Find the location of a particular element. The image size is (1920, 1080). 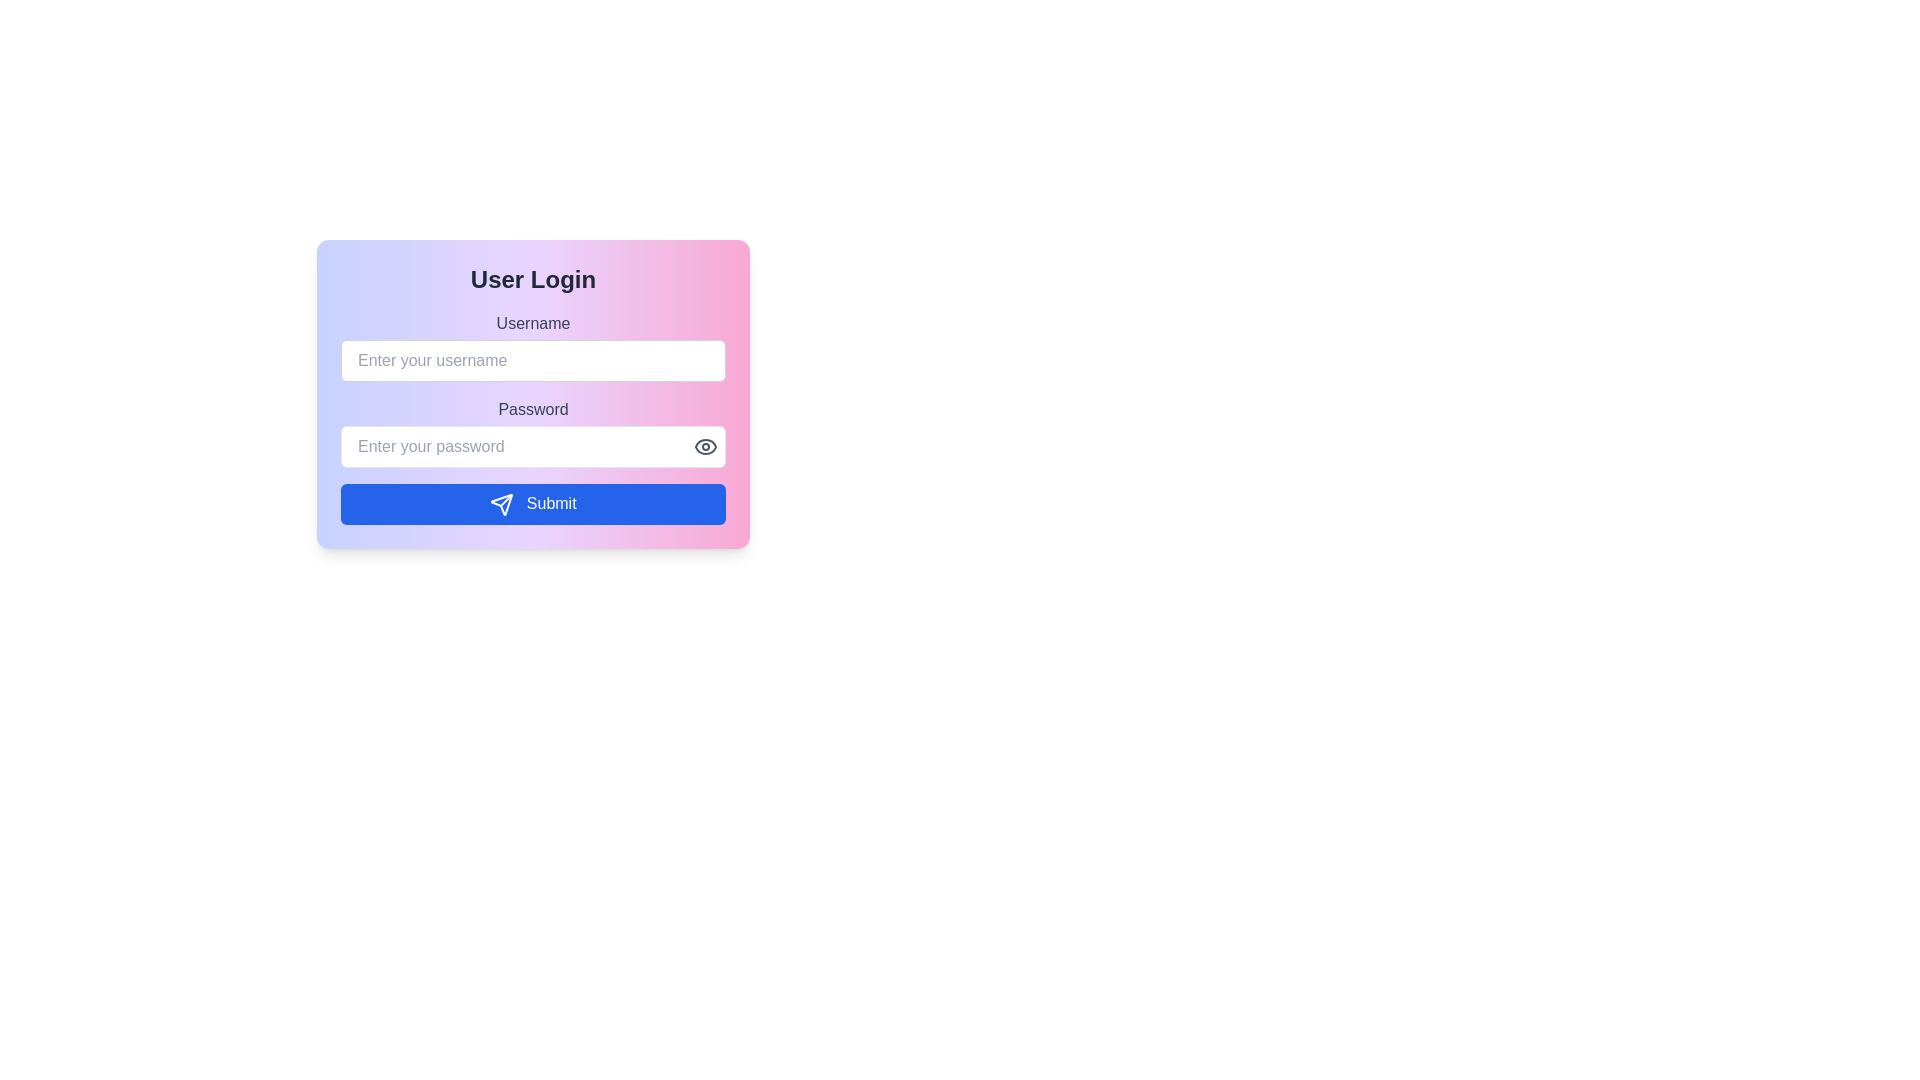

the username text input field located directly below the 'Username' label and above the 'Password' section is located at coordinates (533, 346).